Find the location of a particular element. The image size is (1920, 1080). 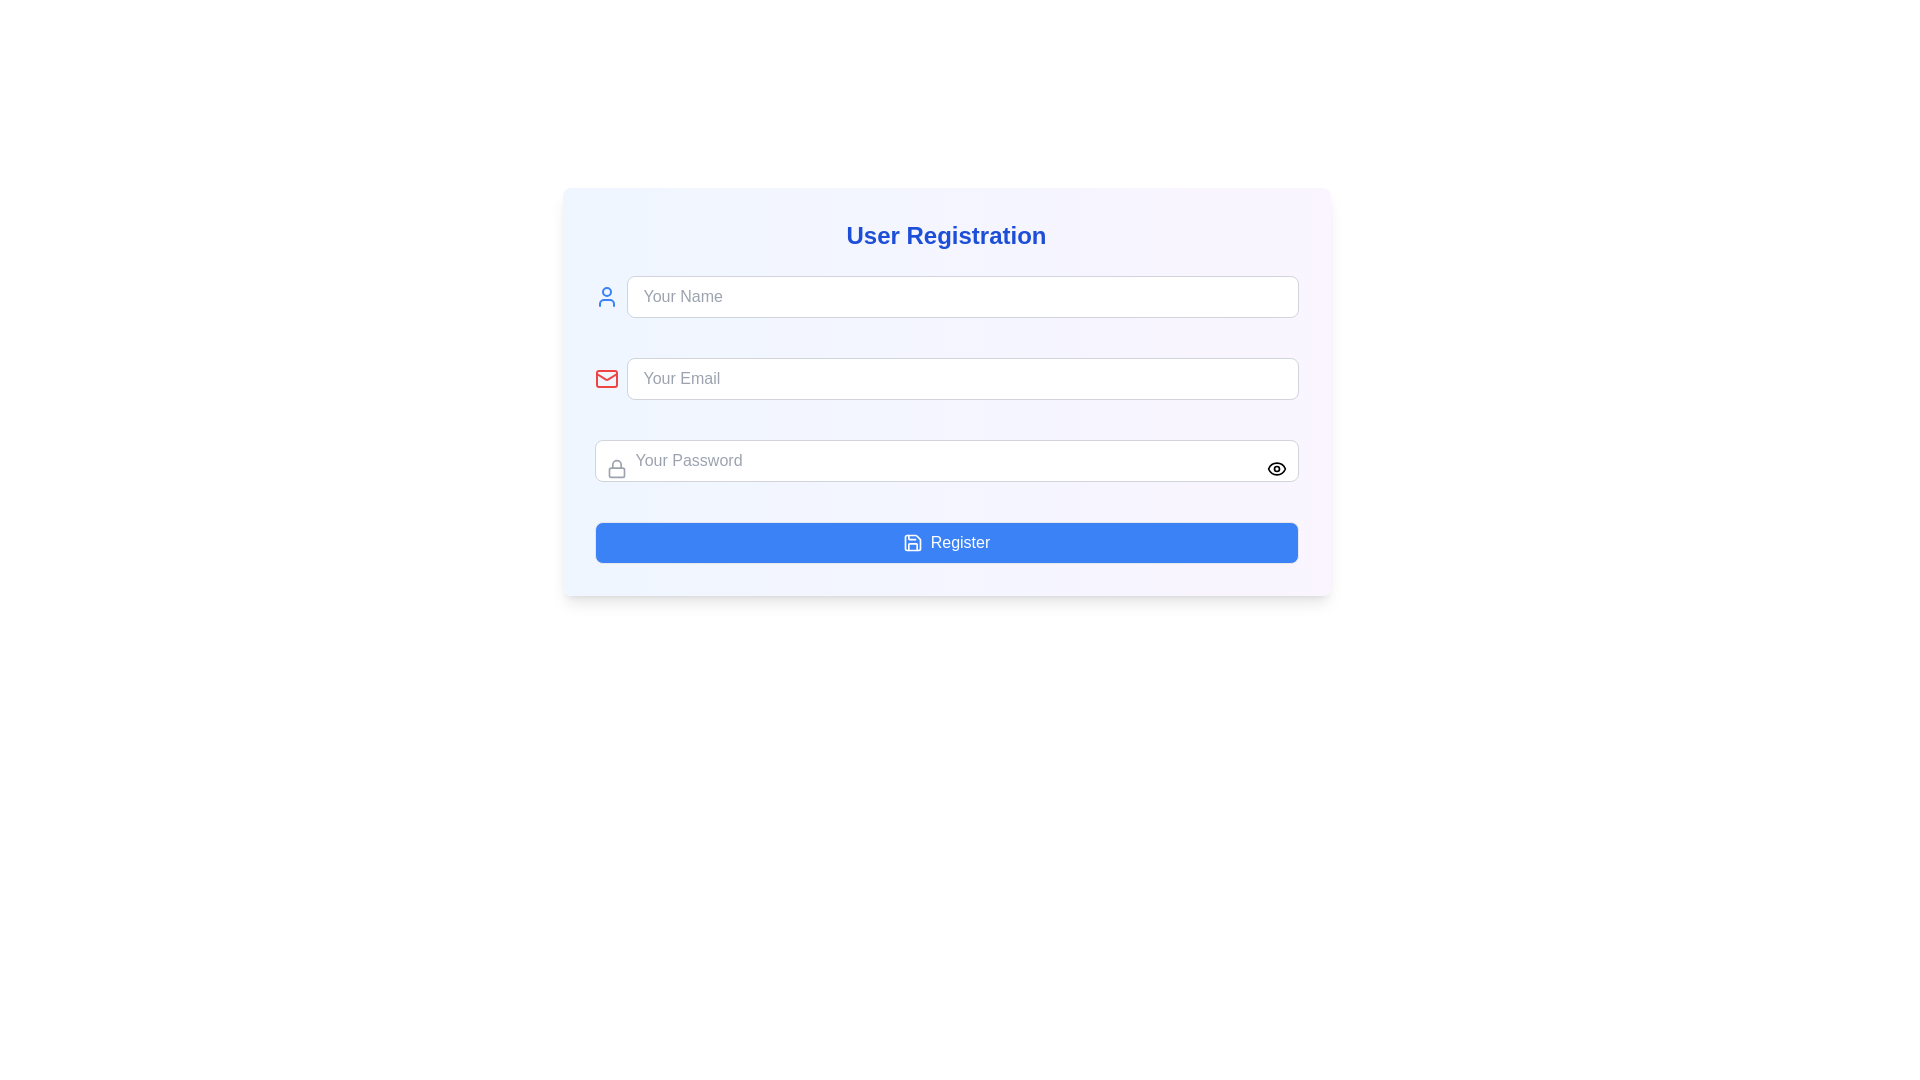

the red mail icon, which serves as the main rectangular base of the mail icon, situated to the left of the 'Your Email' input field label is located at coordinates (605, 378).